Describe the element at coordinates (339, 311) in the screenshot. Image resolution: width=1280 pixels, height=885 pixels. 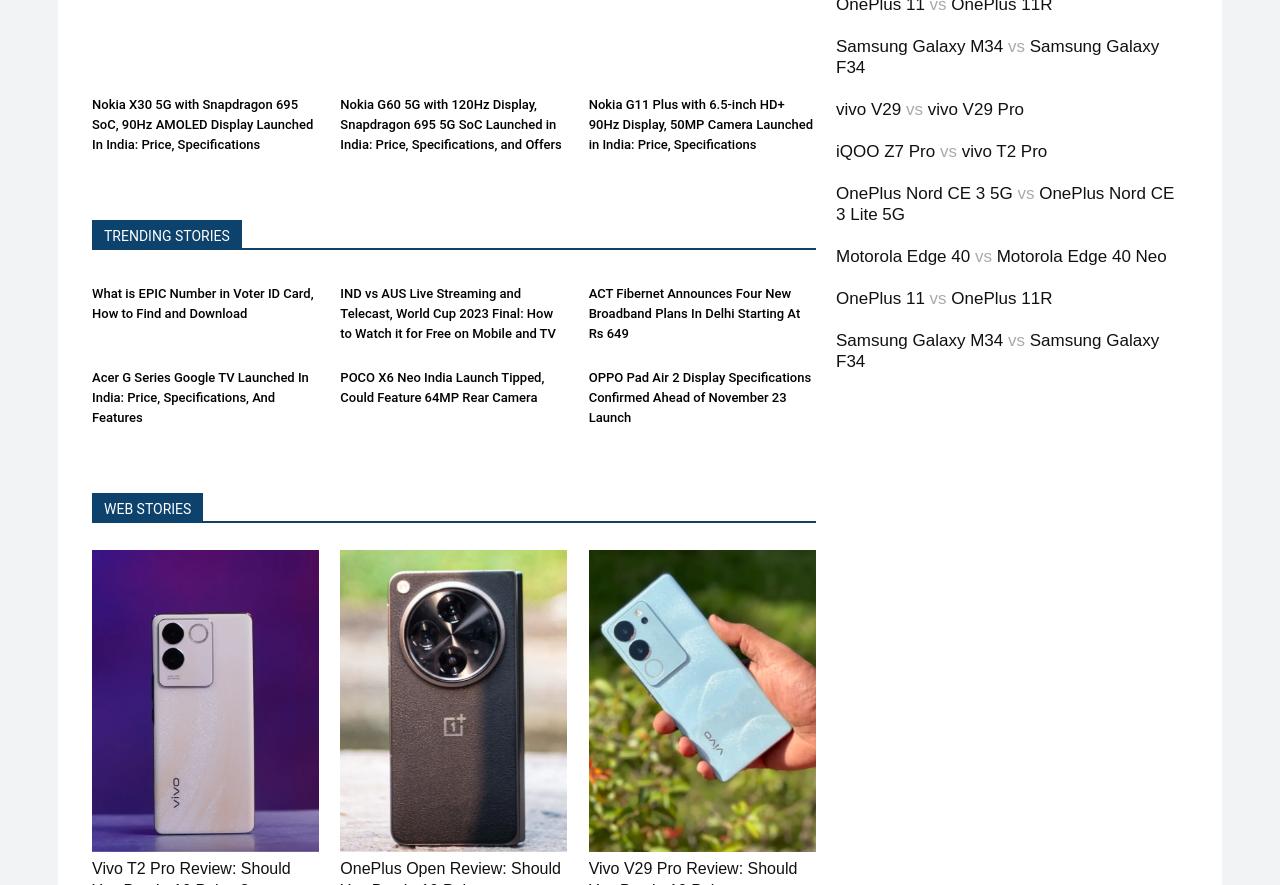
I see `'IND vs AUS Live Streaming and Telecast, World Cup 2023 Final: How to Watch it for Free on Mobile and TV'` at that location.